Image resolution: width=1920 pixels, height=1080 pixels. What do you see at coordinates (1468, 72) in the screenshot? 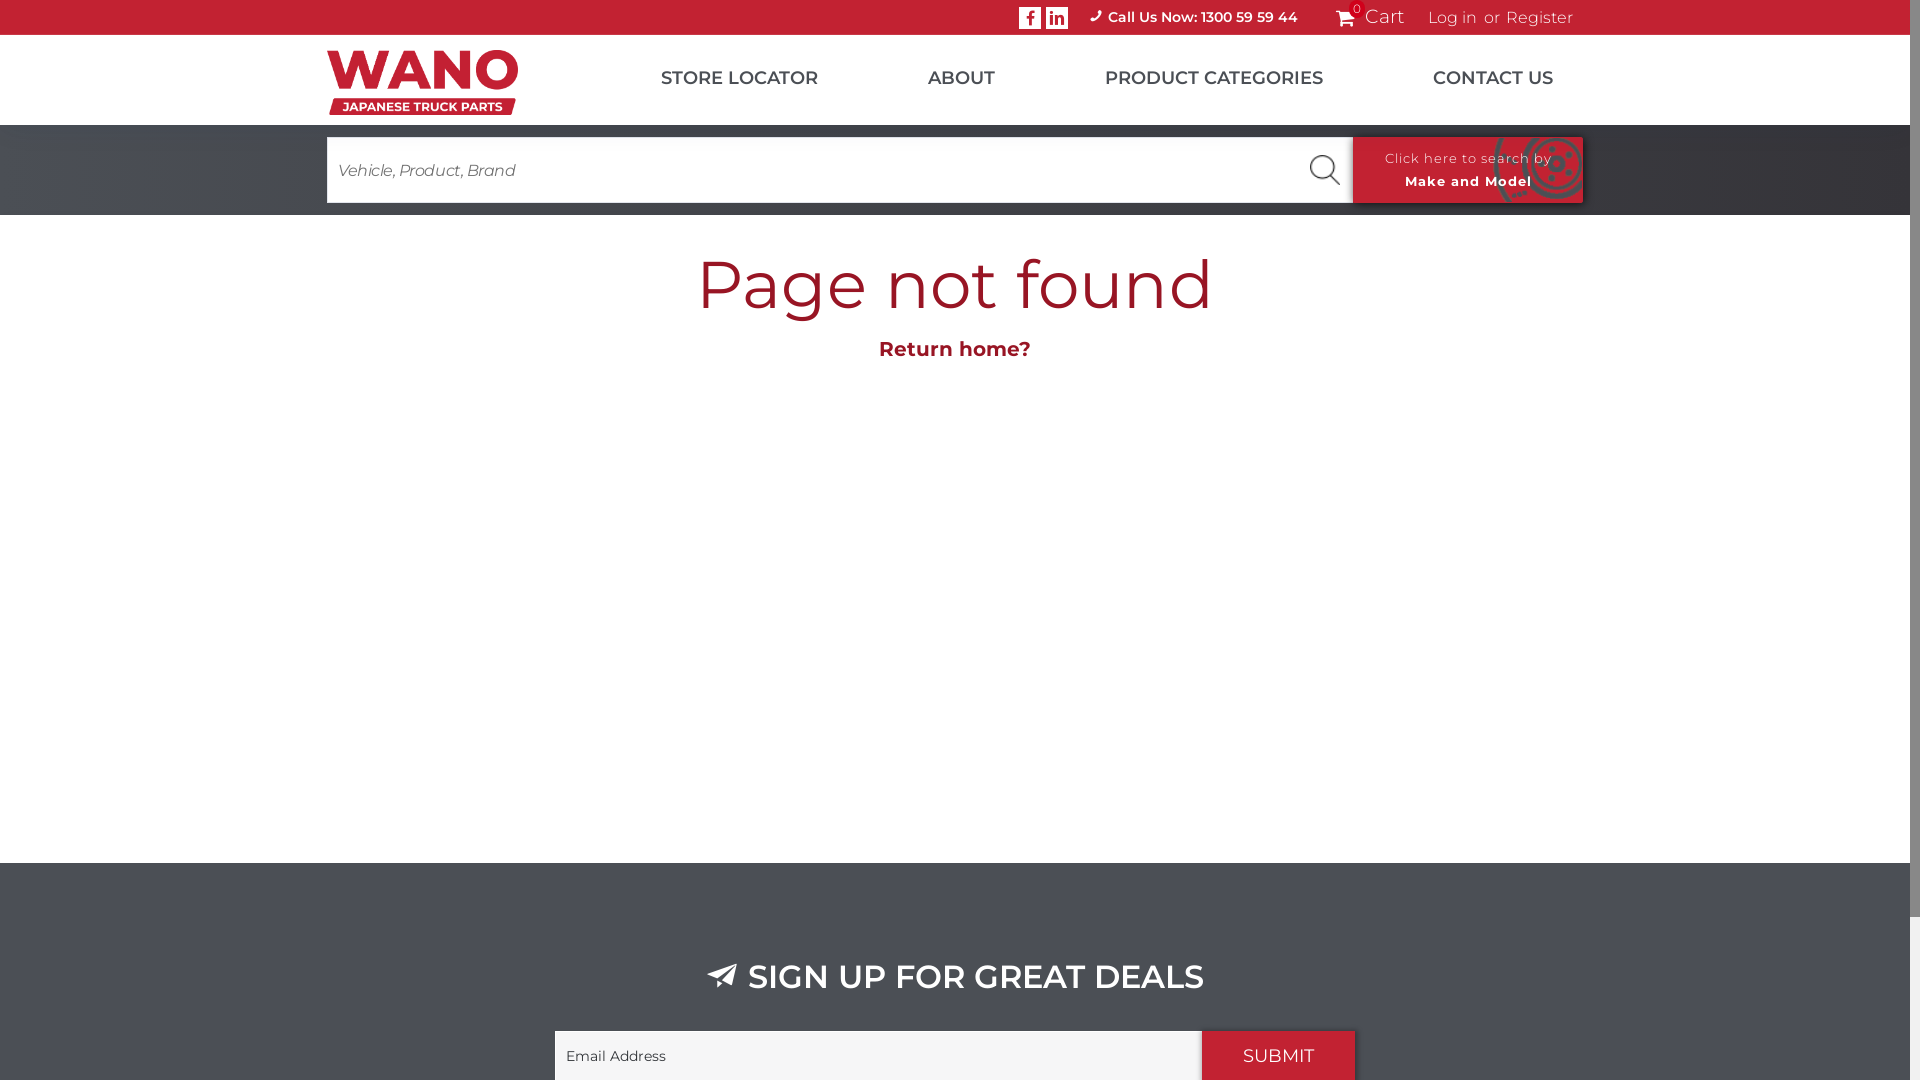
I see `'CONTACT US'` at bounding box center [1468, 72].